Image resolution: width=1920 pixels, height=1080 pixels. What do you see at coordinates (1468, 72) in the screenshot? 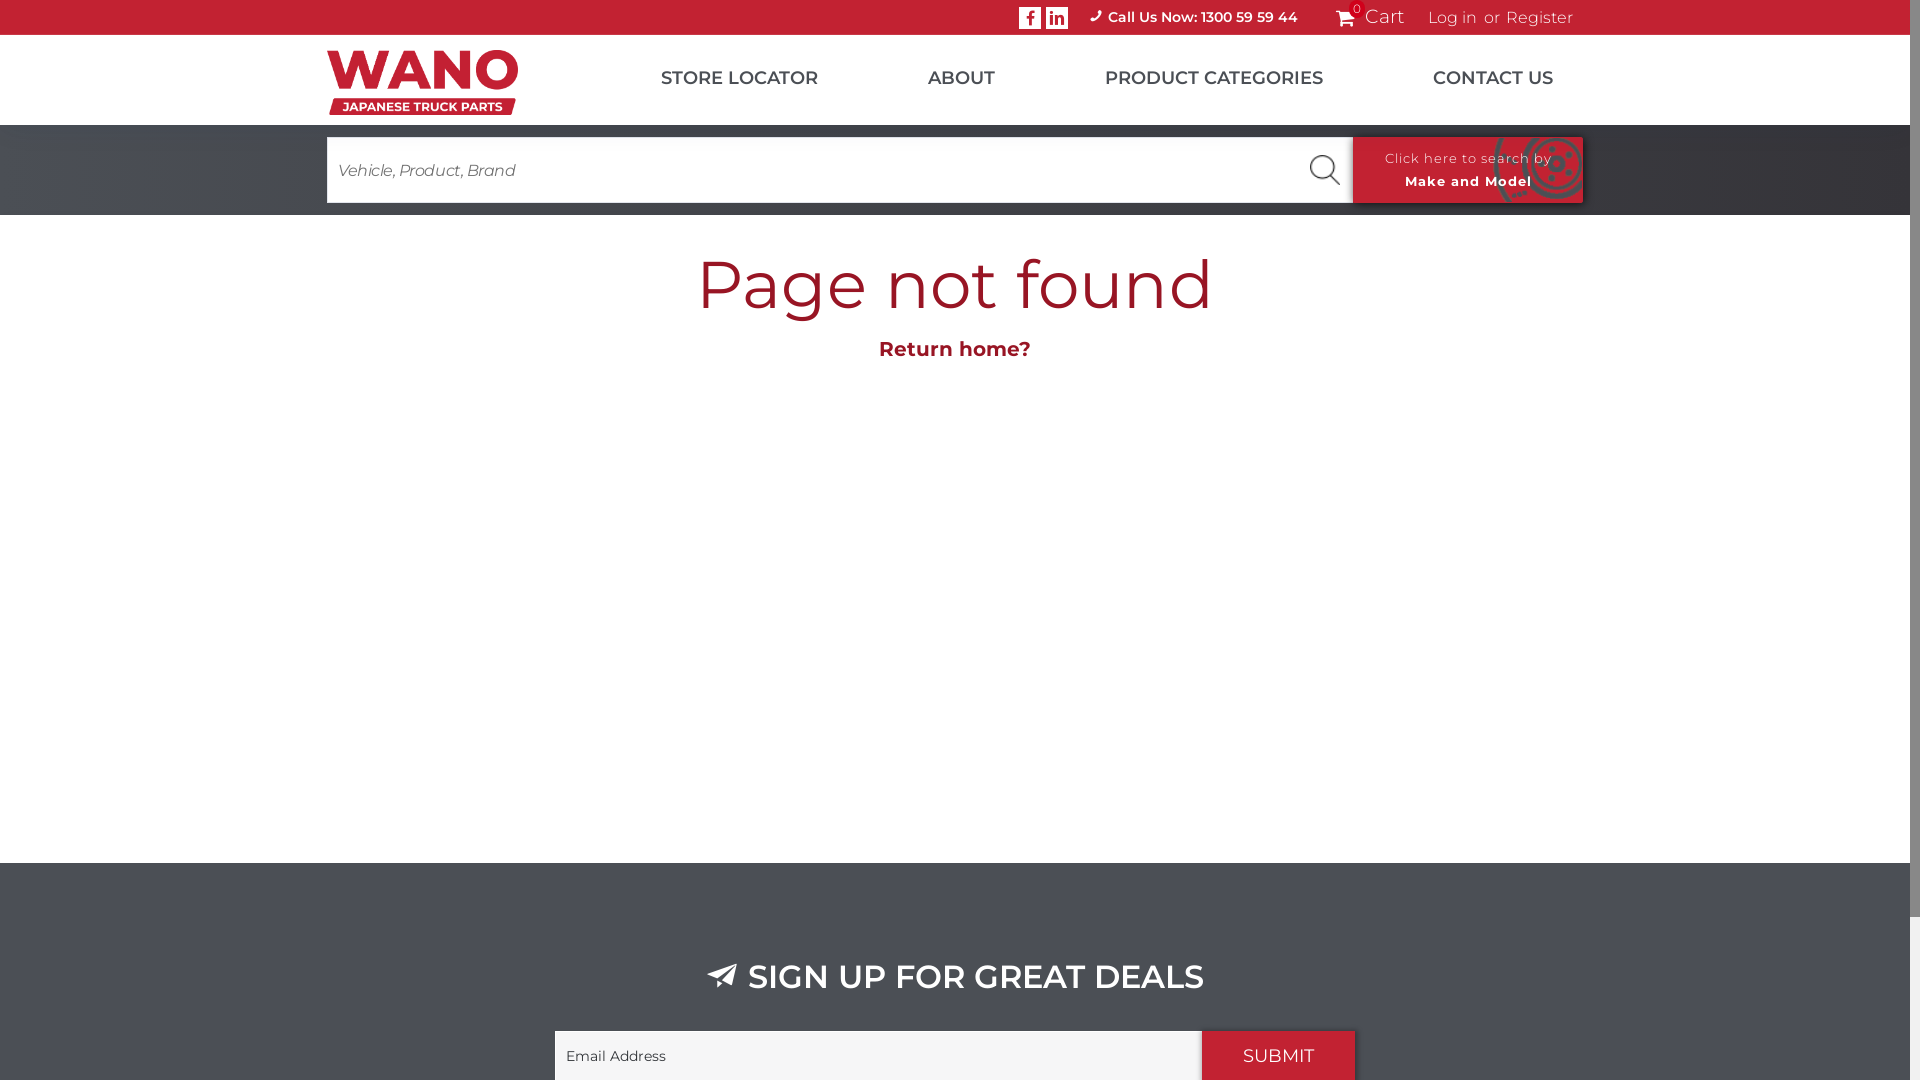
I see `'CONTACT US'` at bounding box center [1468, 72].